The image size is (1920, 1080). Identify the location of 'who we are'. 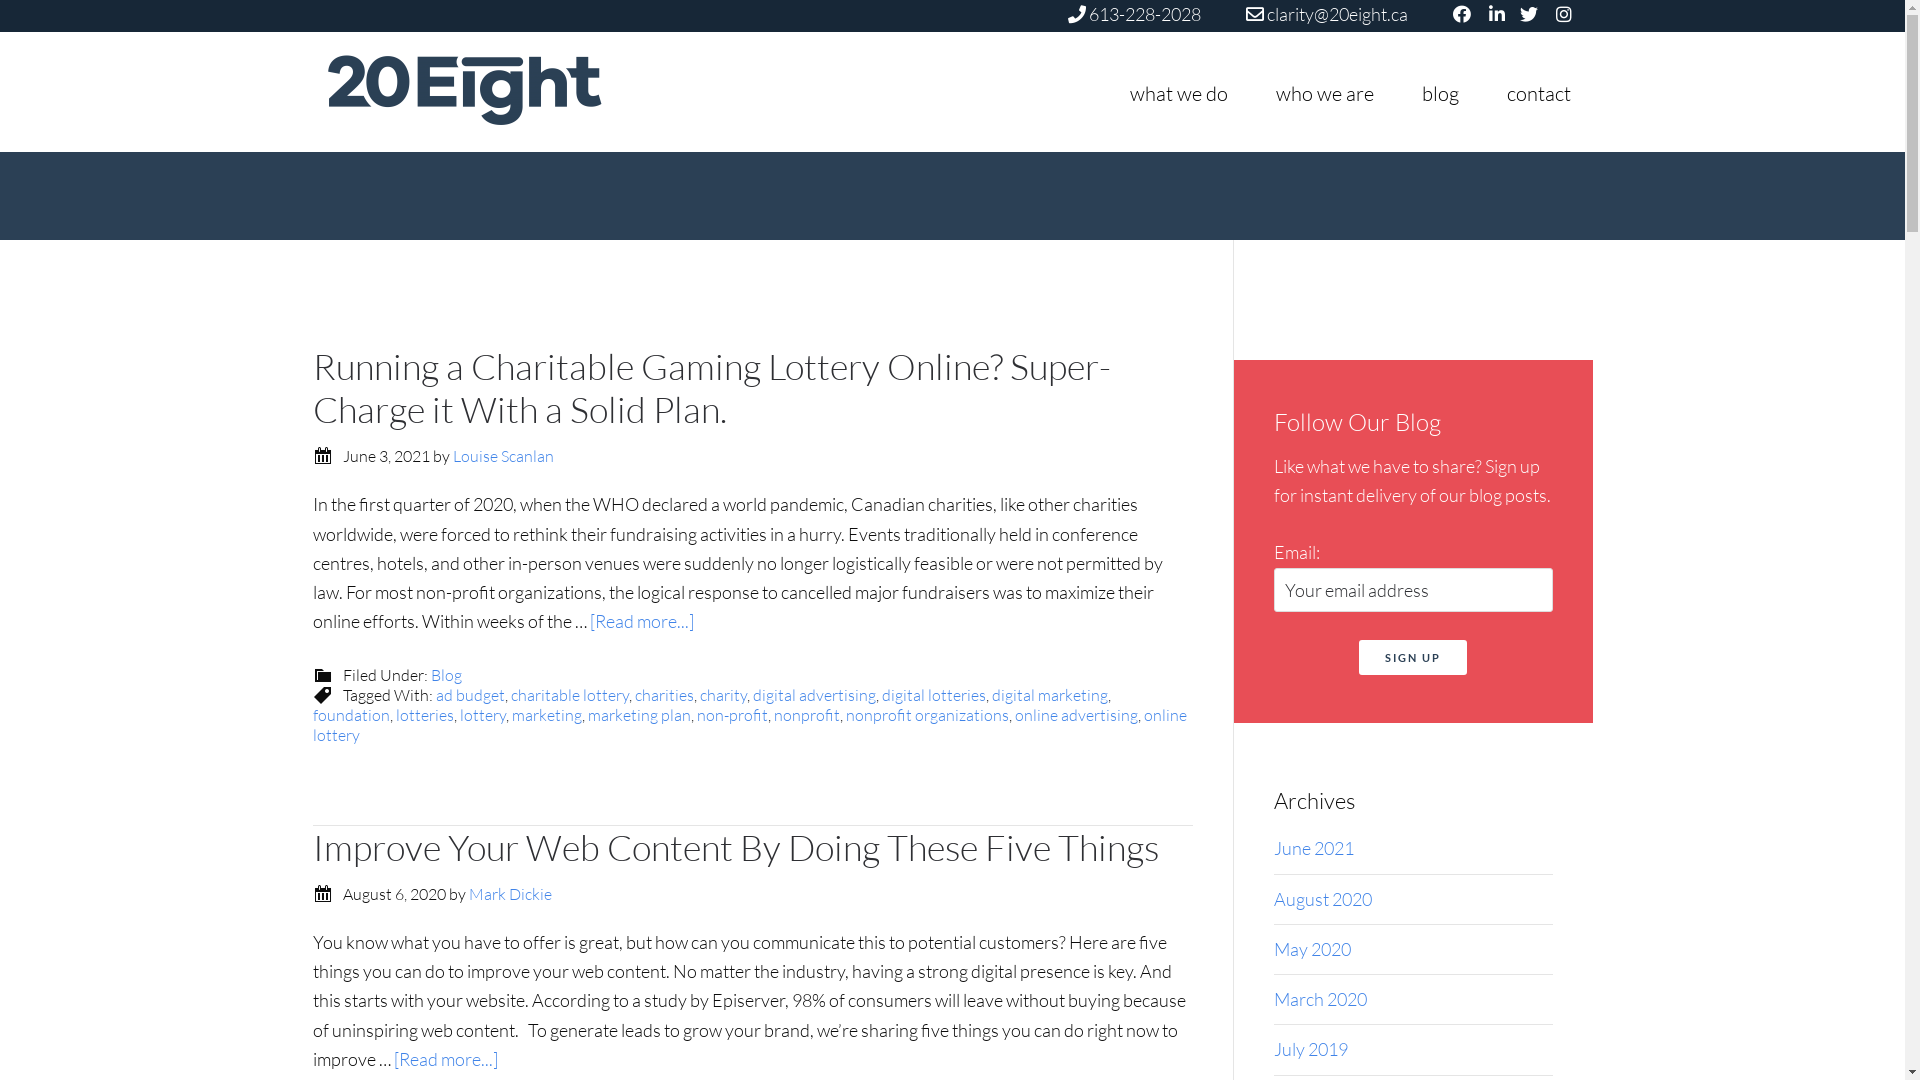
(1324, 93).